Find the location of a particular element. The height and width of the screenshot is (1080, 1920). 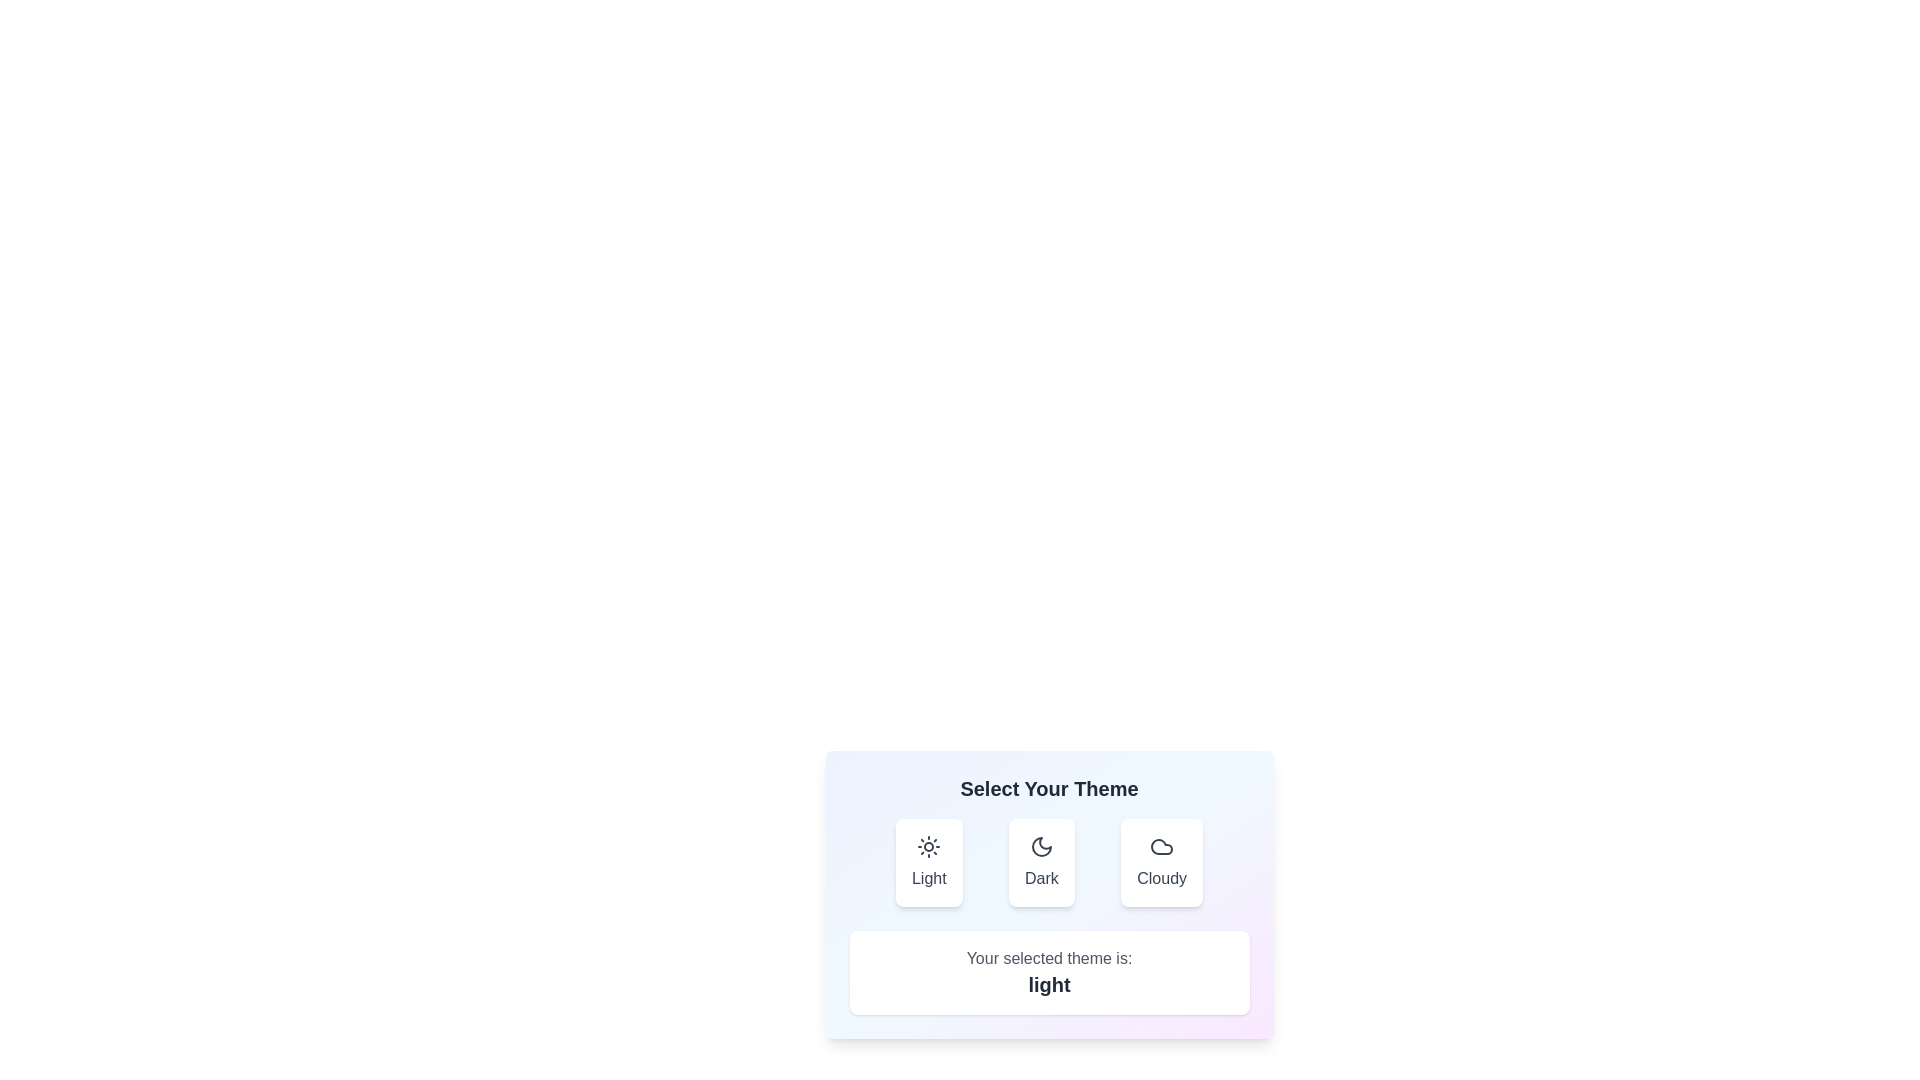

the 'Dark' option in the Interactive theme selection panel is located at coordinates (1048, 893).